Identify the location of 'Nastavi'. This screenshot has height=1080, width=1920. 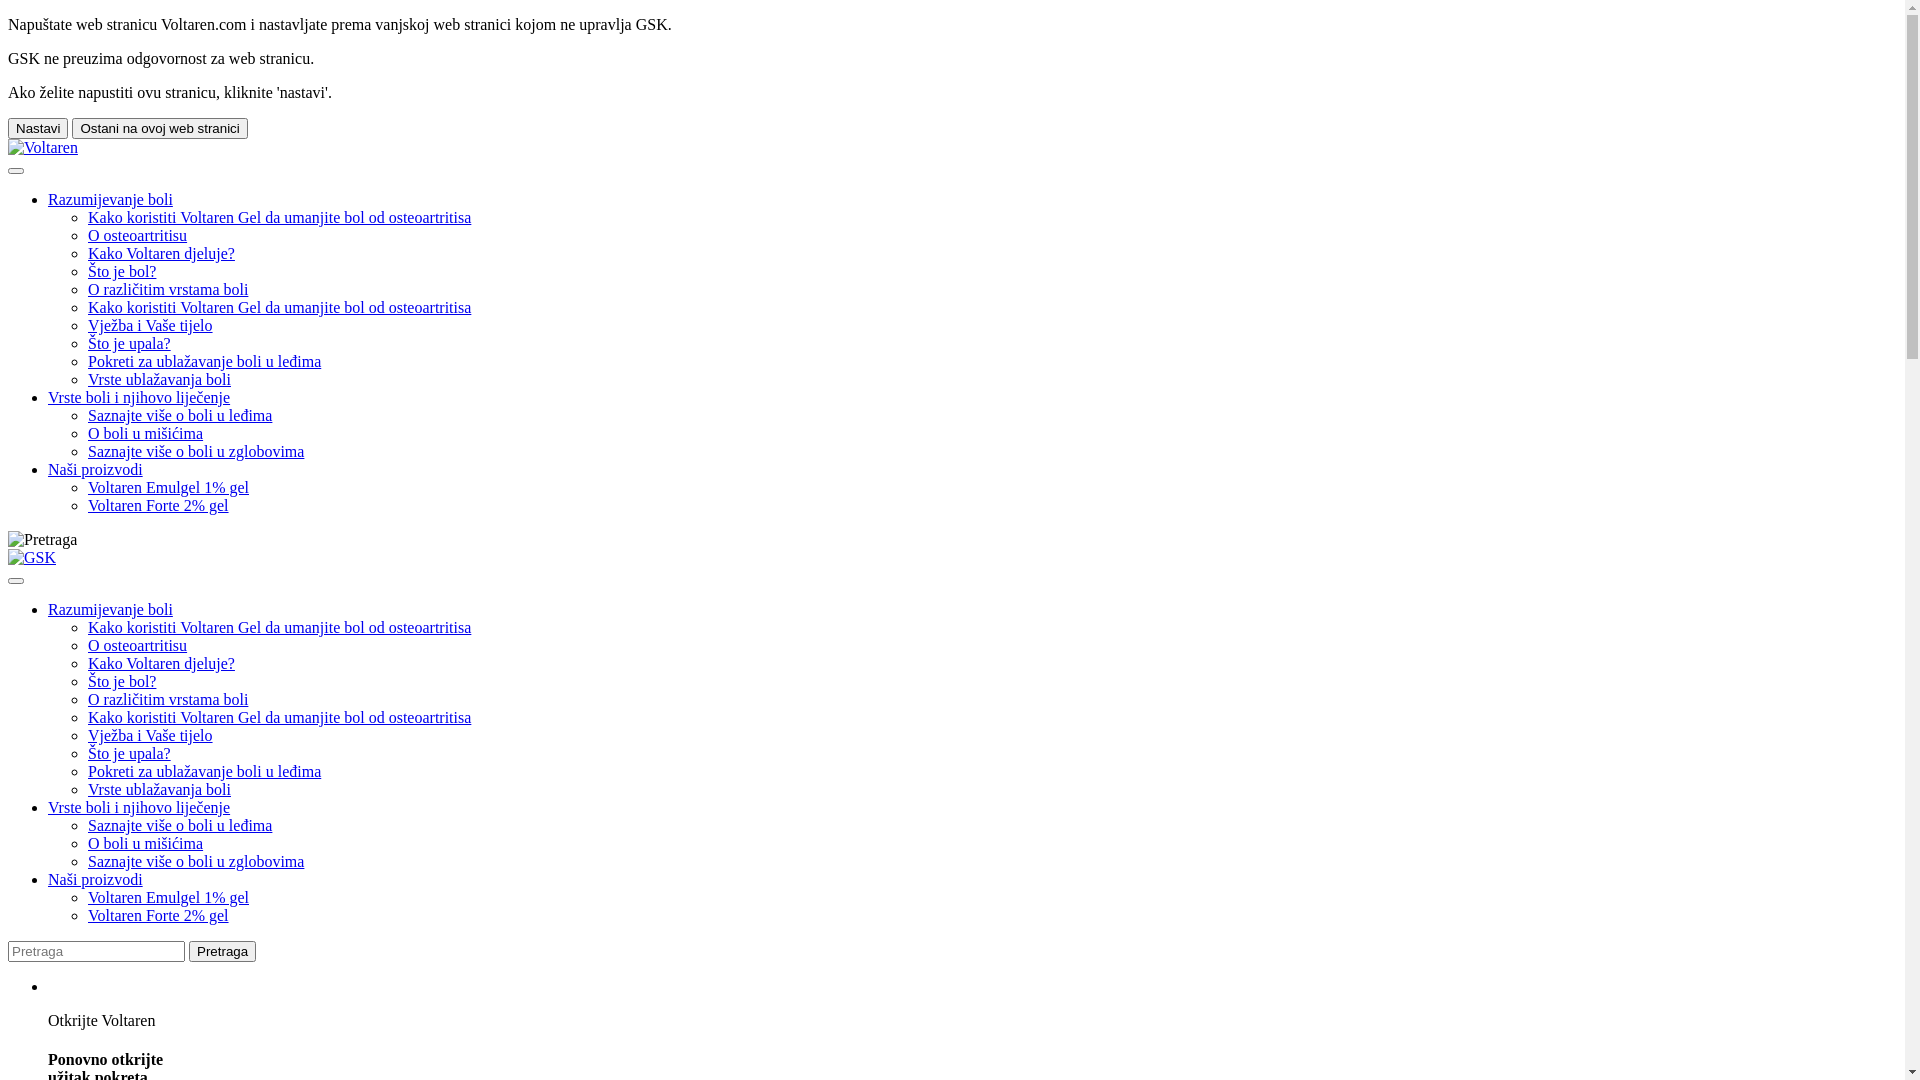
(38, 128).